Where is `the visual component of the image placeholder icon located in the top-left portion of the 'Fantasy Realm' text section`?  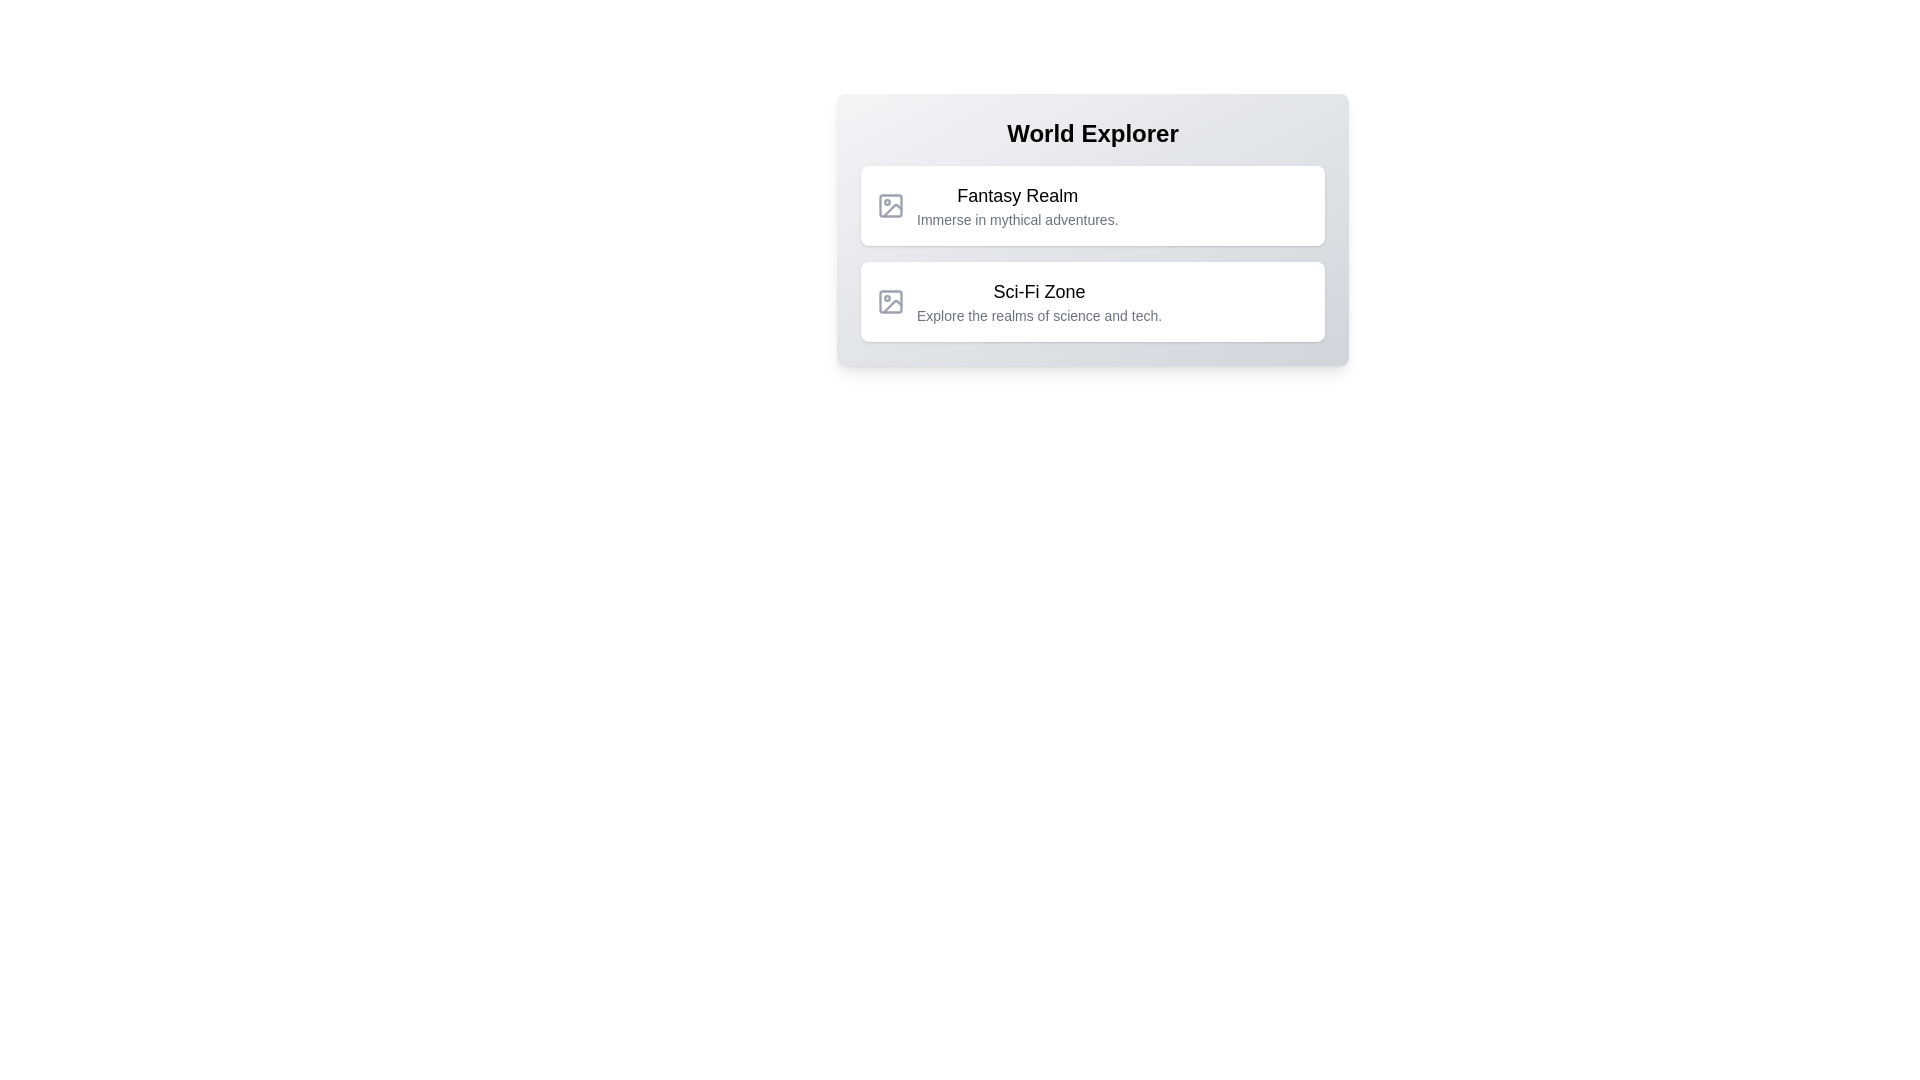
the visual component of the image placeholder icon located in the top-left portion of the 'Fantasy Realm' text section is located at coordinates (890, 205).